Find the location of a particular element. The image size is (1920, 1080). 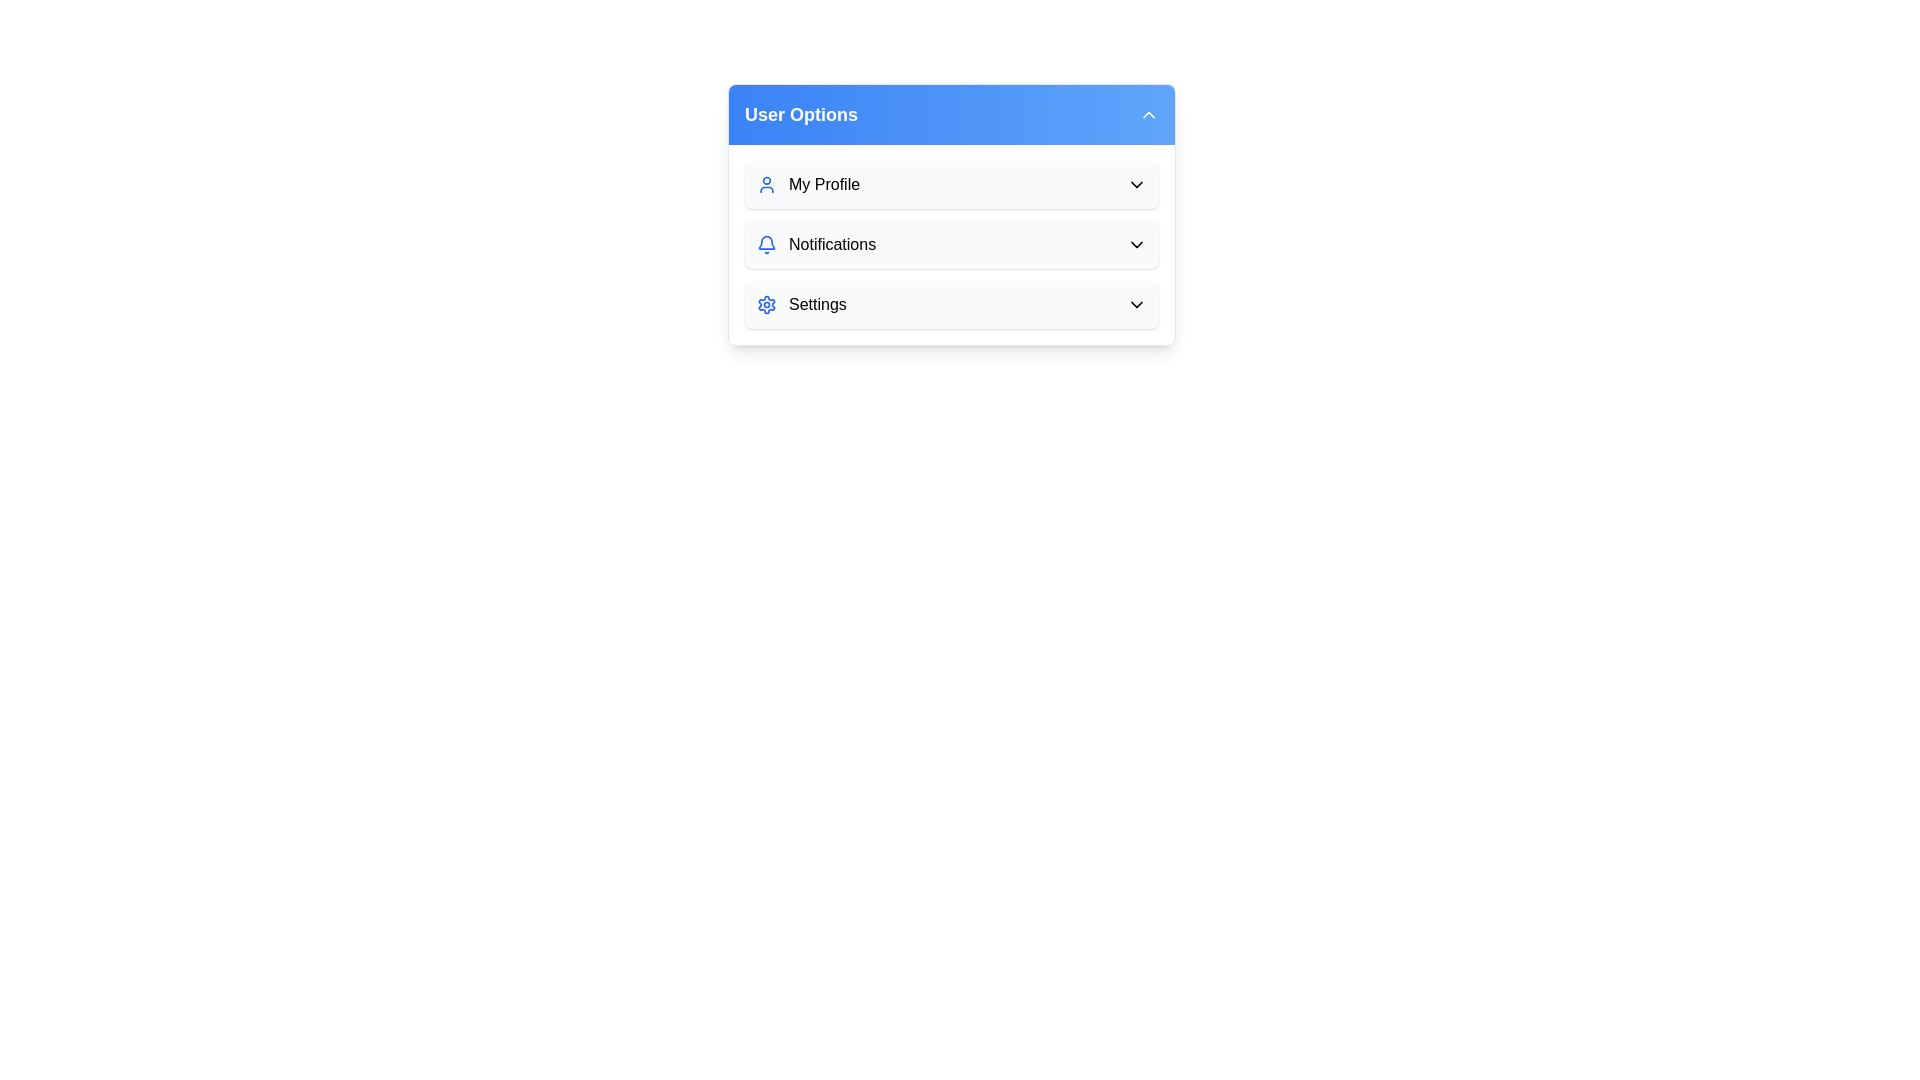

the 'Notifications' text label, which is a dark font color label positioned to the right of a bell icon within the 'User Options' menu panel is located at coordinates (831, 244).